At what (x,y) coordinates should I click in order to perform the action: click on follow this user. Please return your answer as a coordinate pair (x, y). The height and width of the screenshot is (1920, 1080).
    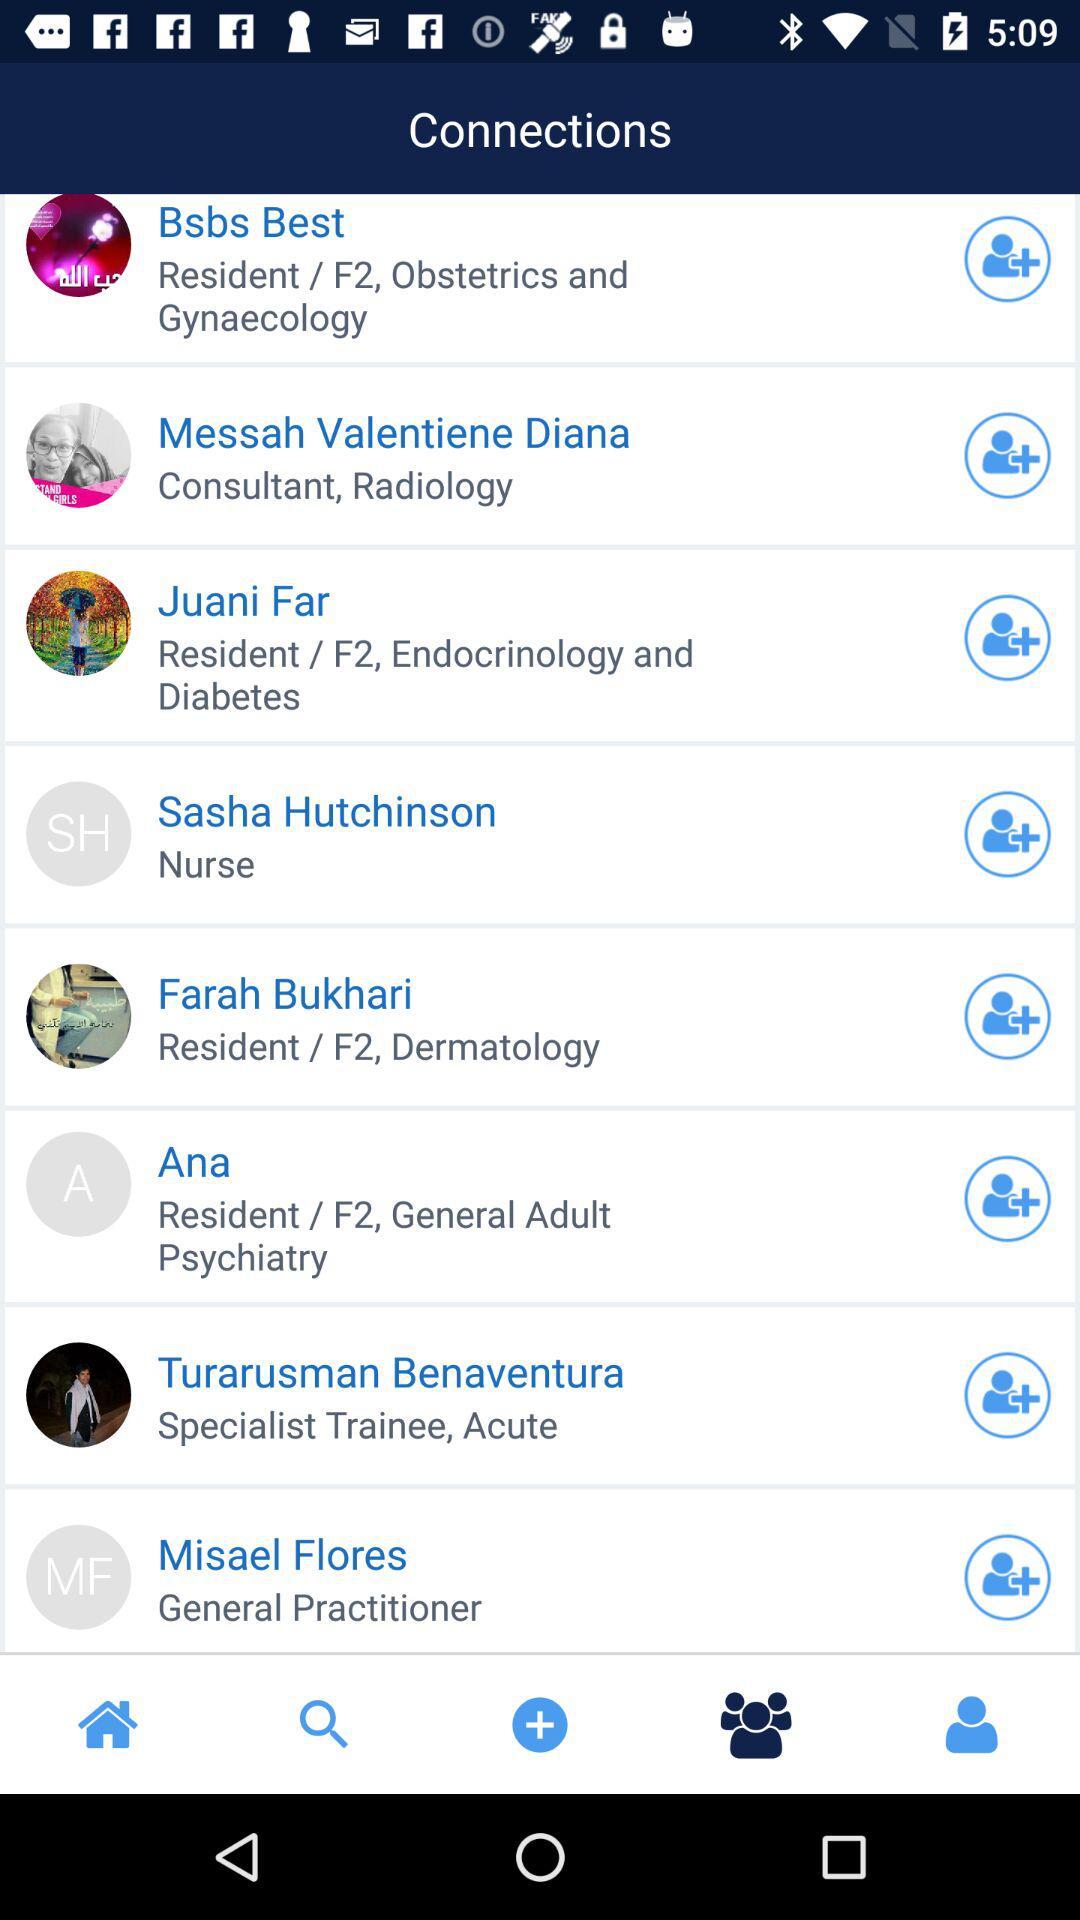
    Looking at the image, I should click on (1007, 258).